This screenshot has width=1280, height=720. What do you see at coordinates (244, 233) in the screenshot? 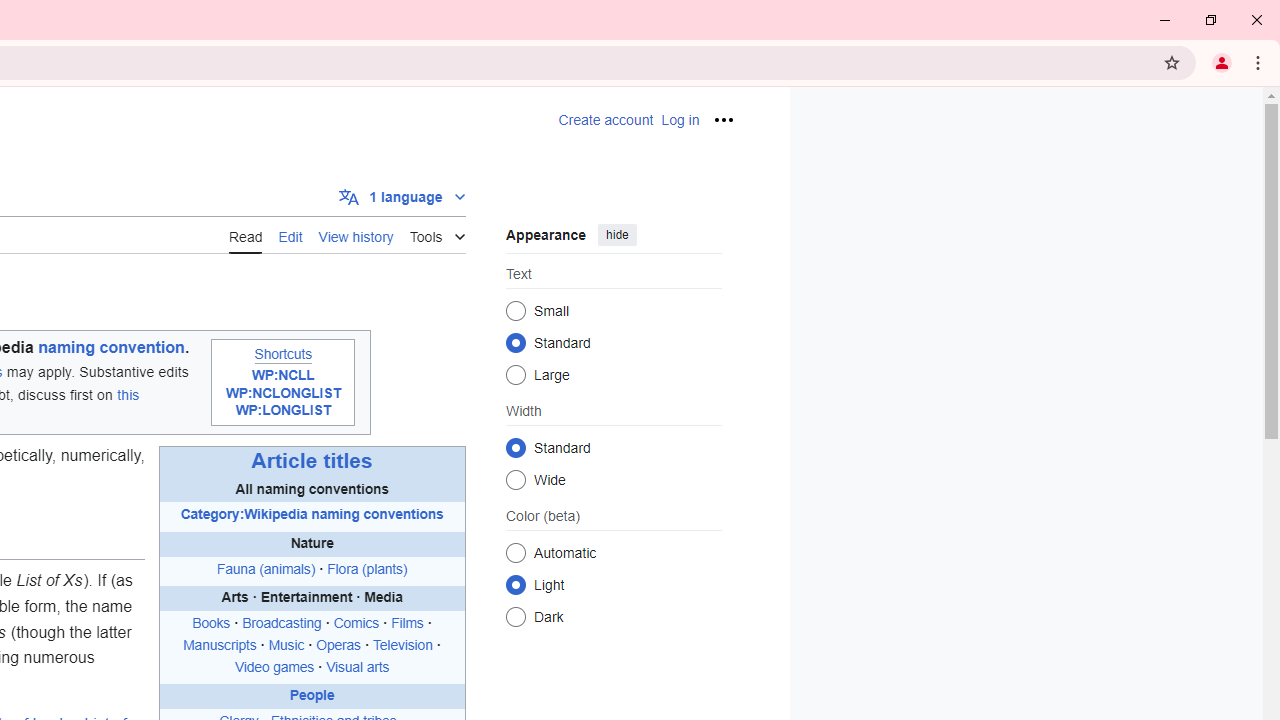
I see `'AutomationID: ca-view'` at bounding box center [244, 233].